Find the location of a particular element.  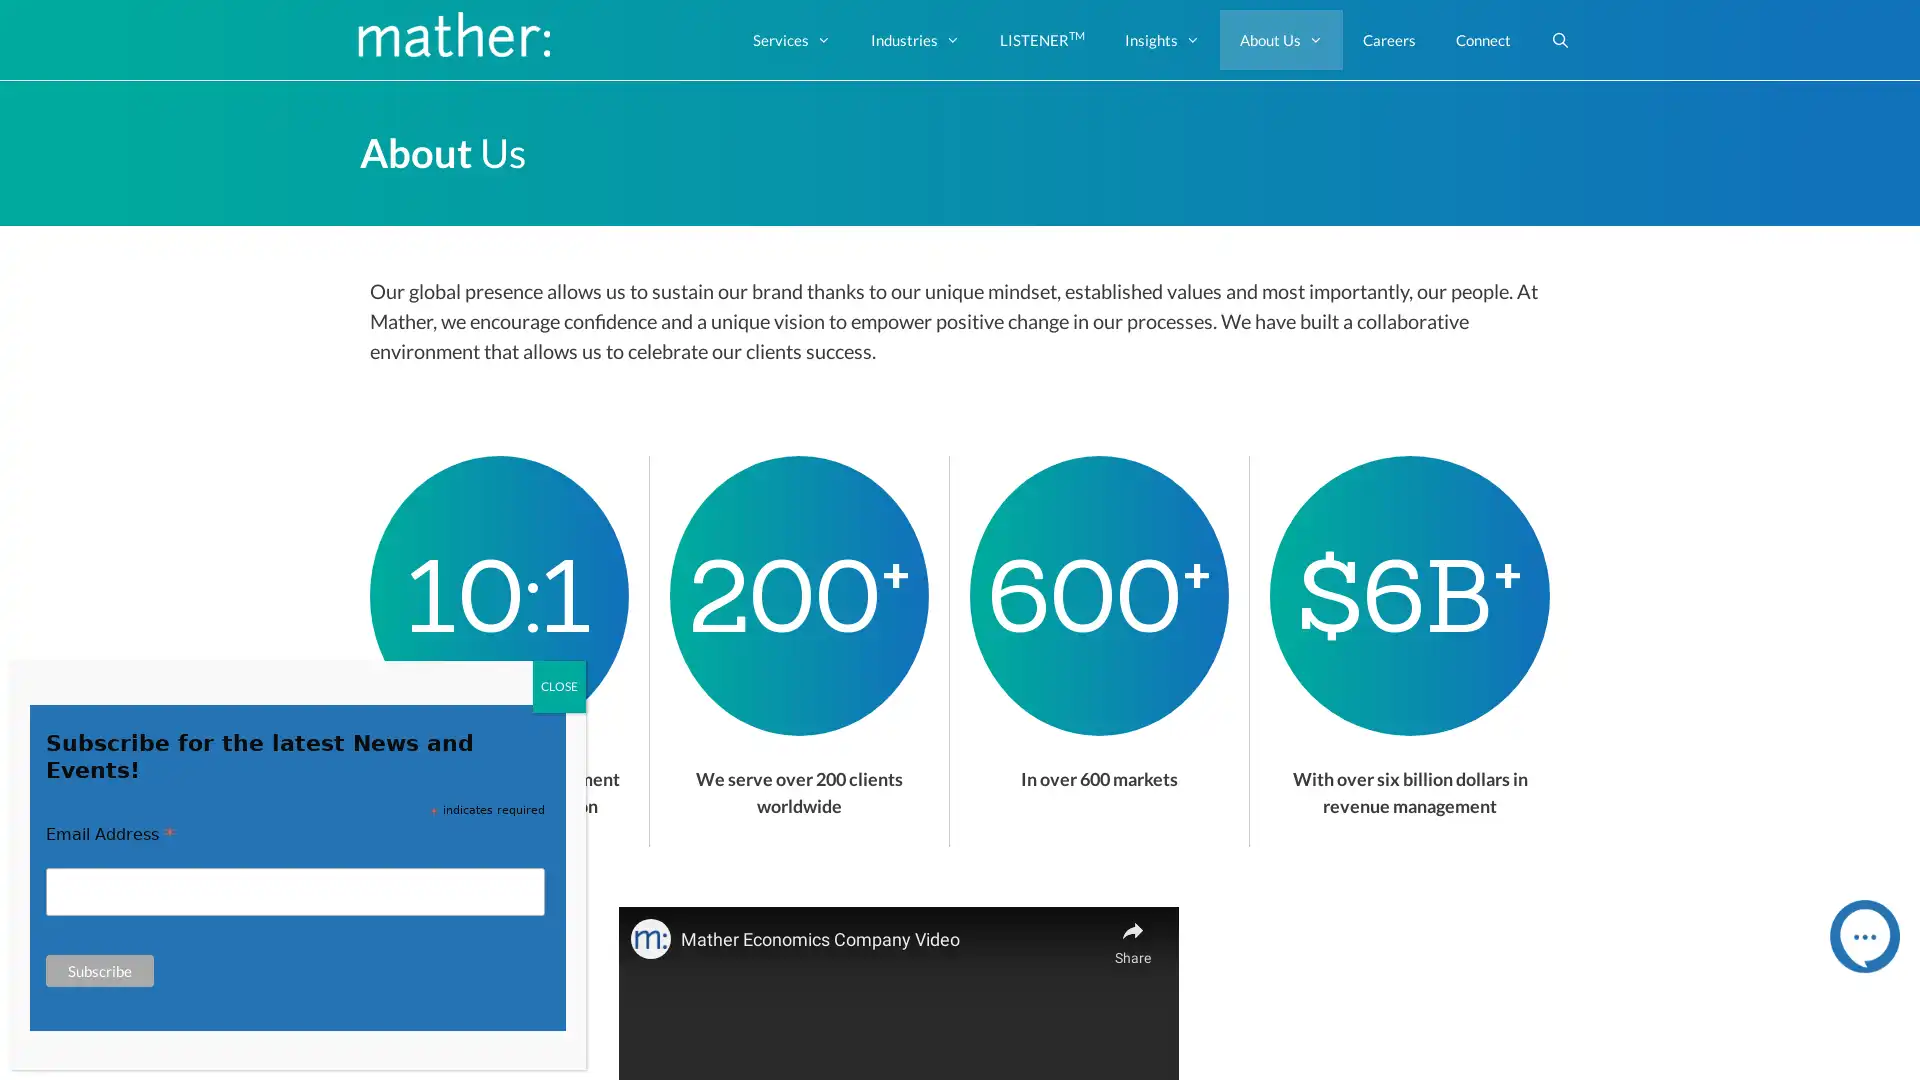

Close is located at coordinates (559, 685).